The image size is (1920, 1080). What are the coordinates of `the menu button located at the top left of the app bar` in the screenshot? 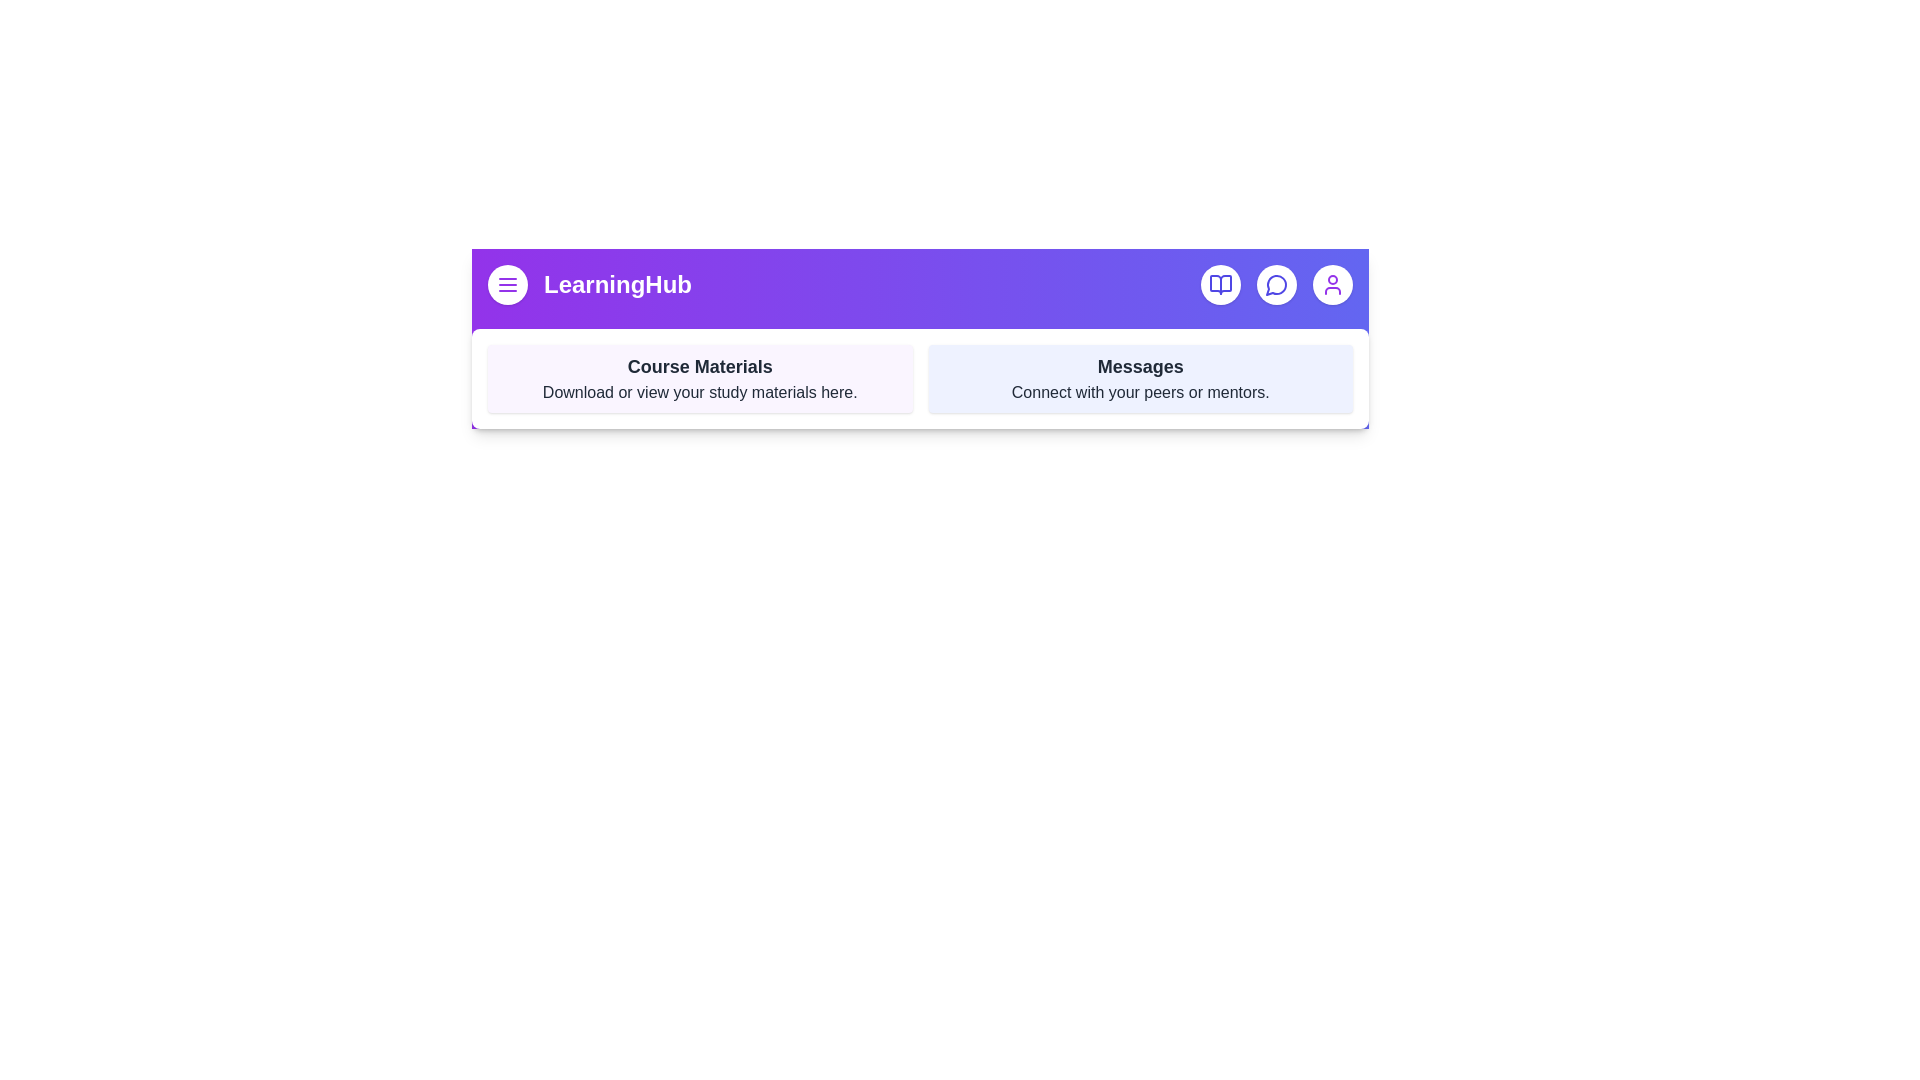 It's located at (508, 285).